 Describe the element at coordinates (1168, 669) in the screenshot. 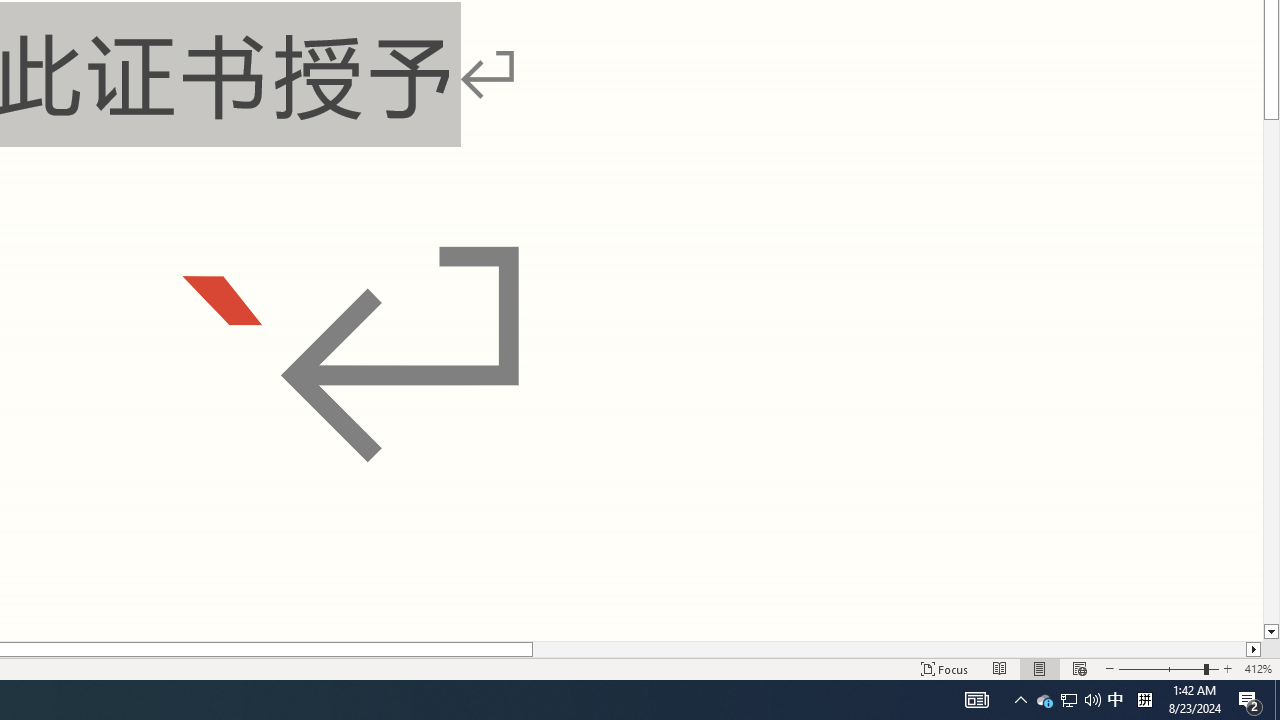

I see `'Zoom'` at that location.